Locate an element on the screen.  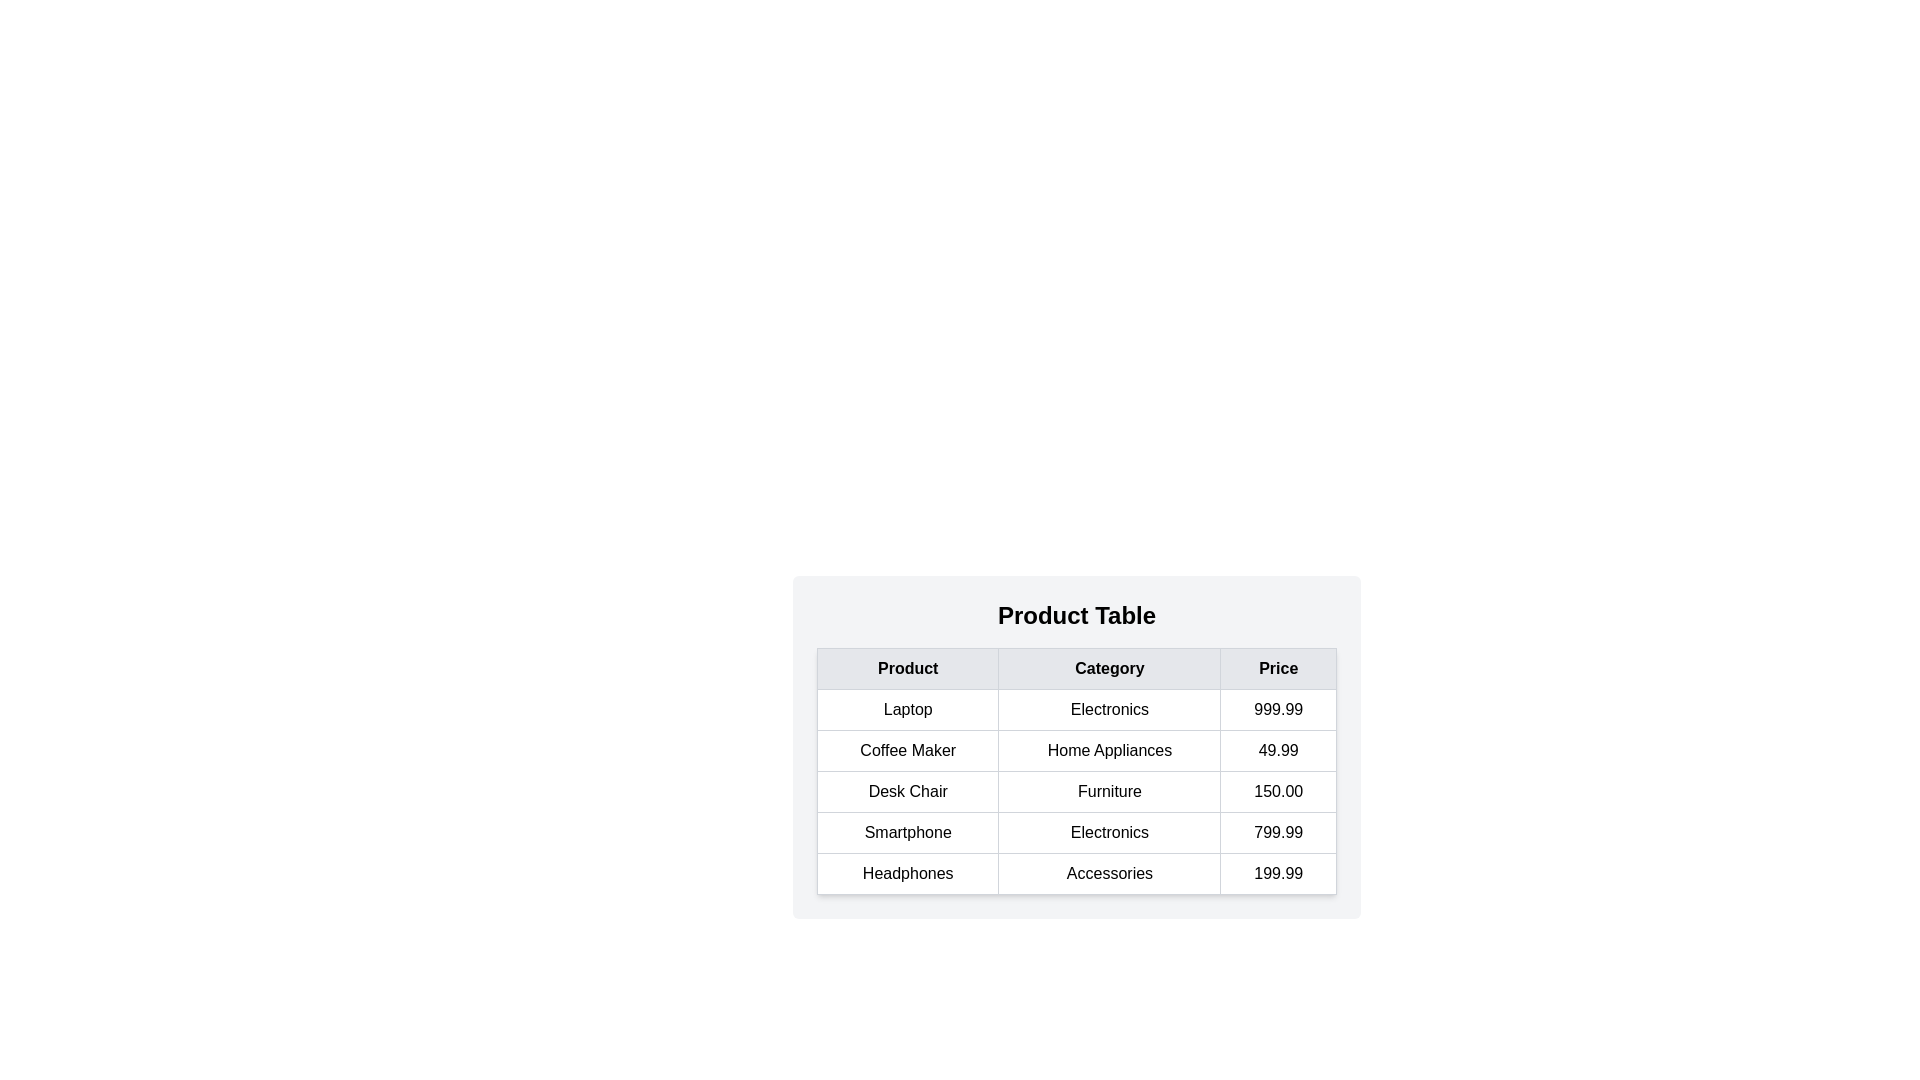
the Text Label displaying the monetary value '150.00' in the 'Price' column of the table for 'Desk Chair' is located at coordinates (1277, 790).